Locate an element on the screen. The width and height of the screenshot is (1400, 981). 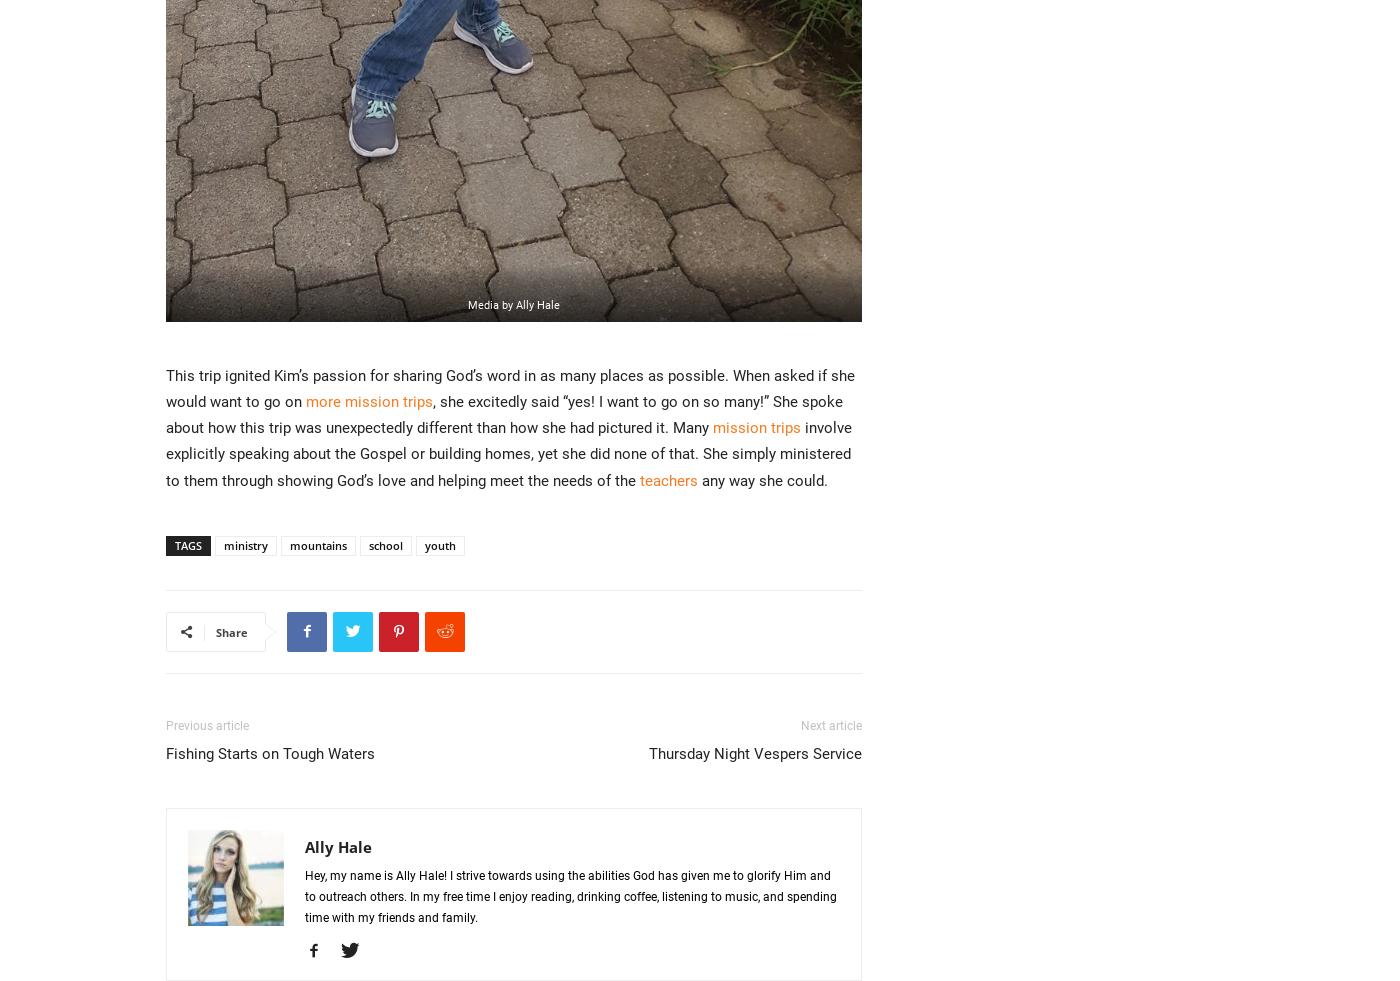
'teachers' is located at coordinates (666, 479).